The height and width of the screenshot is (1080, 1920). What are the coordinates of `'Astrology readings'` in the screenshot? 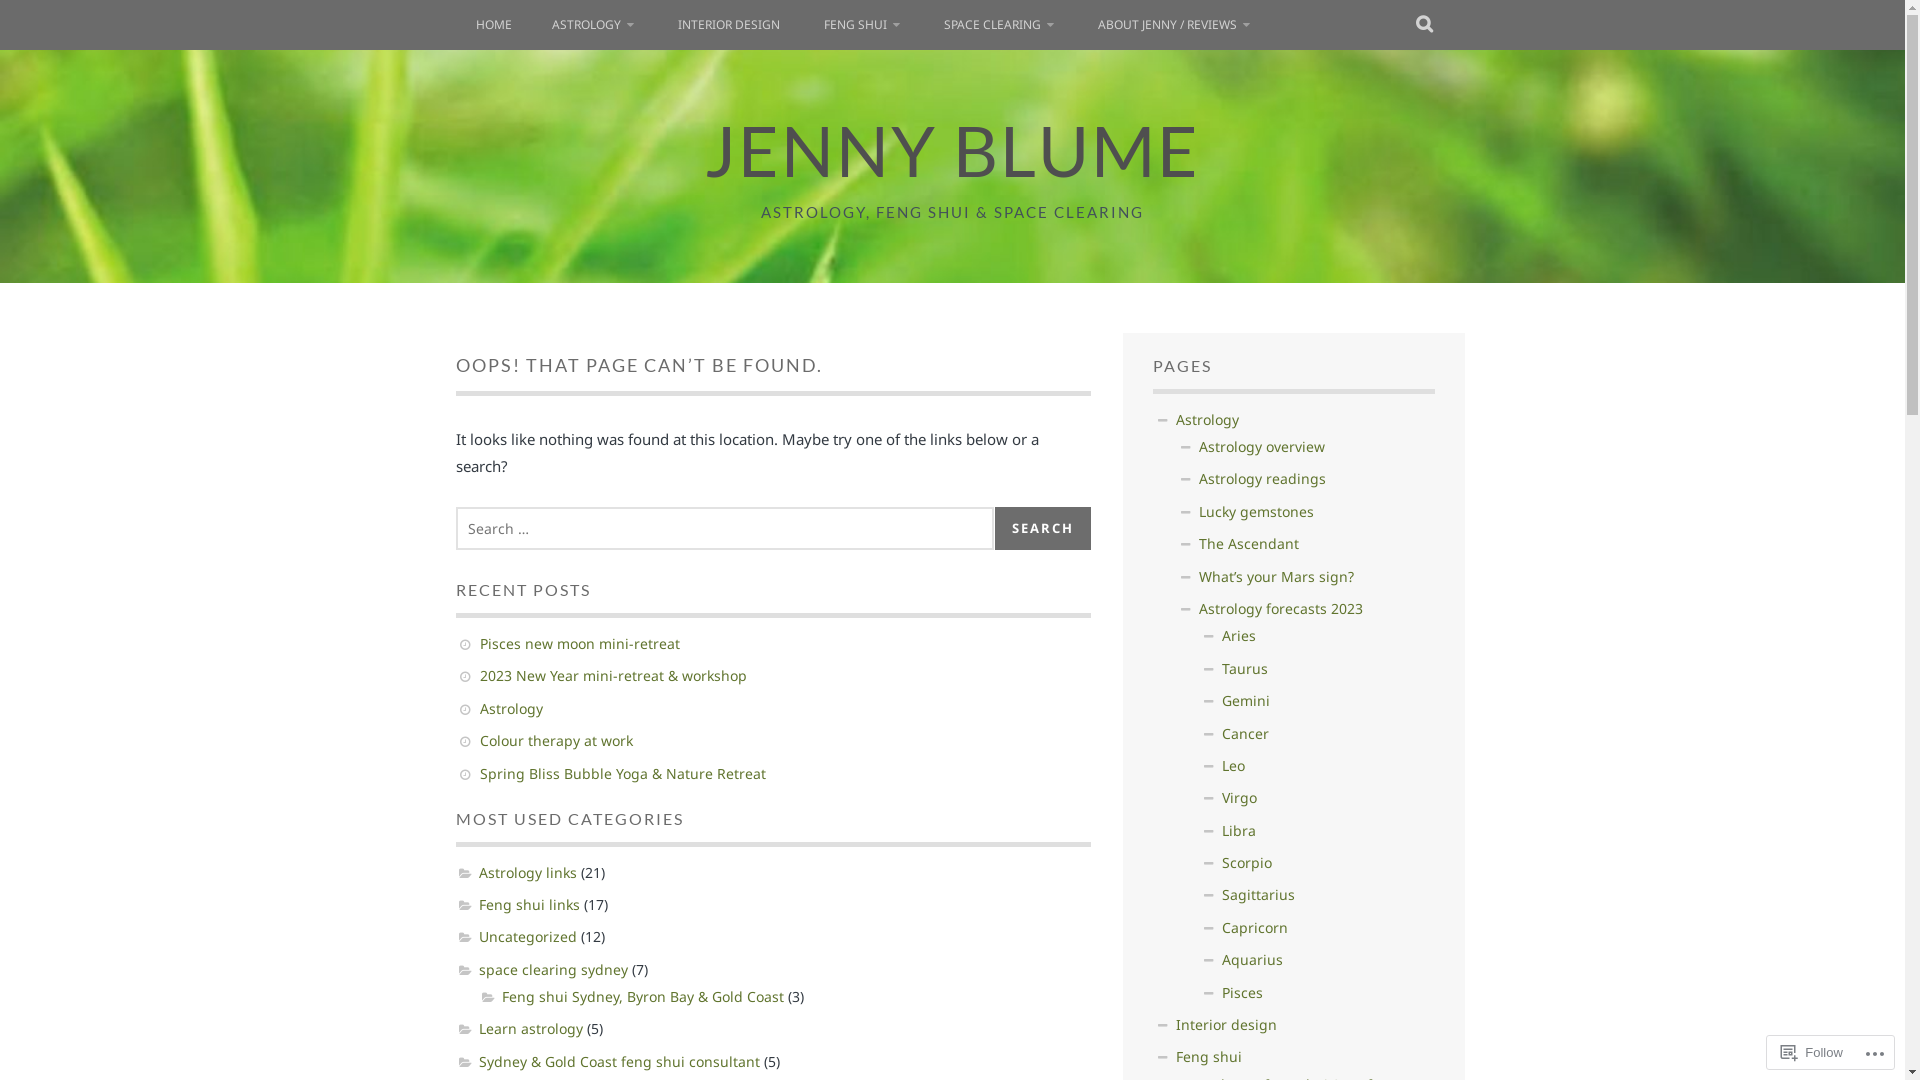 It's located at (1261, 478).